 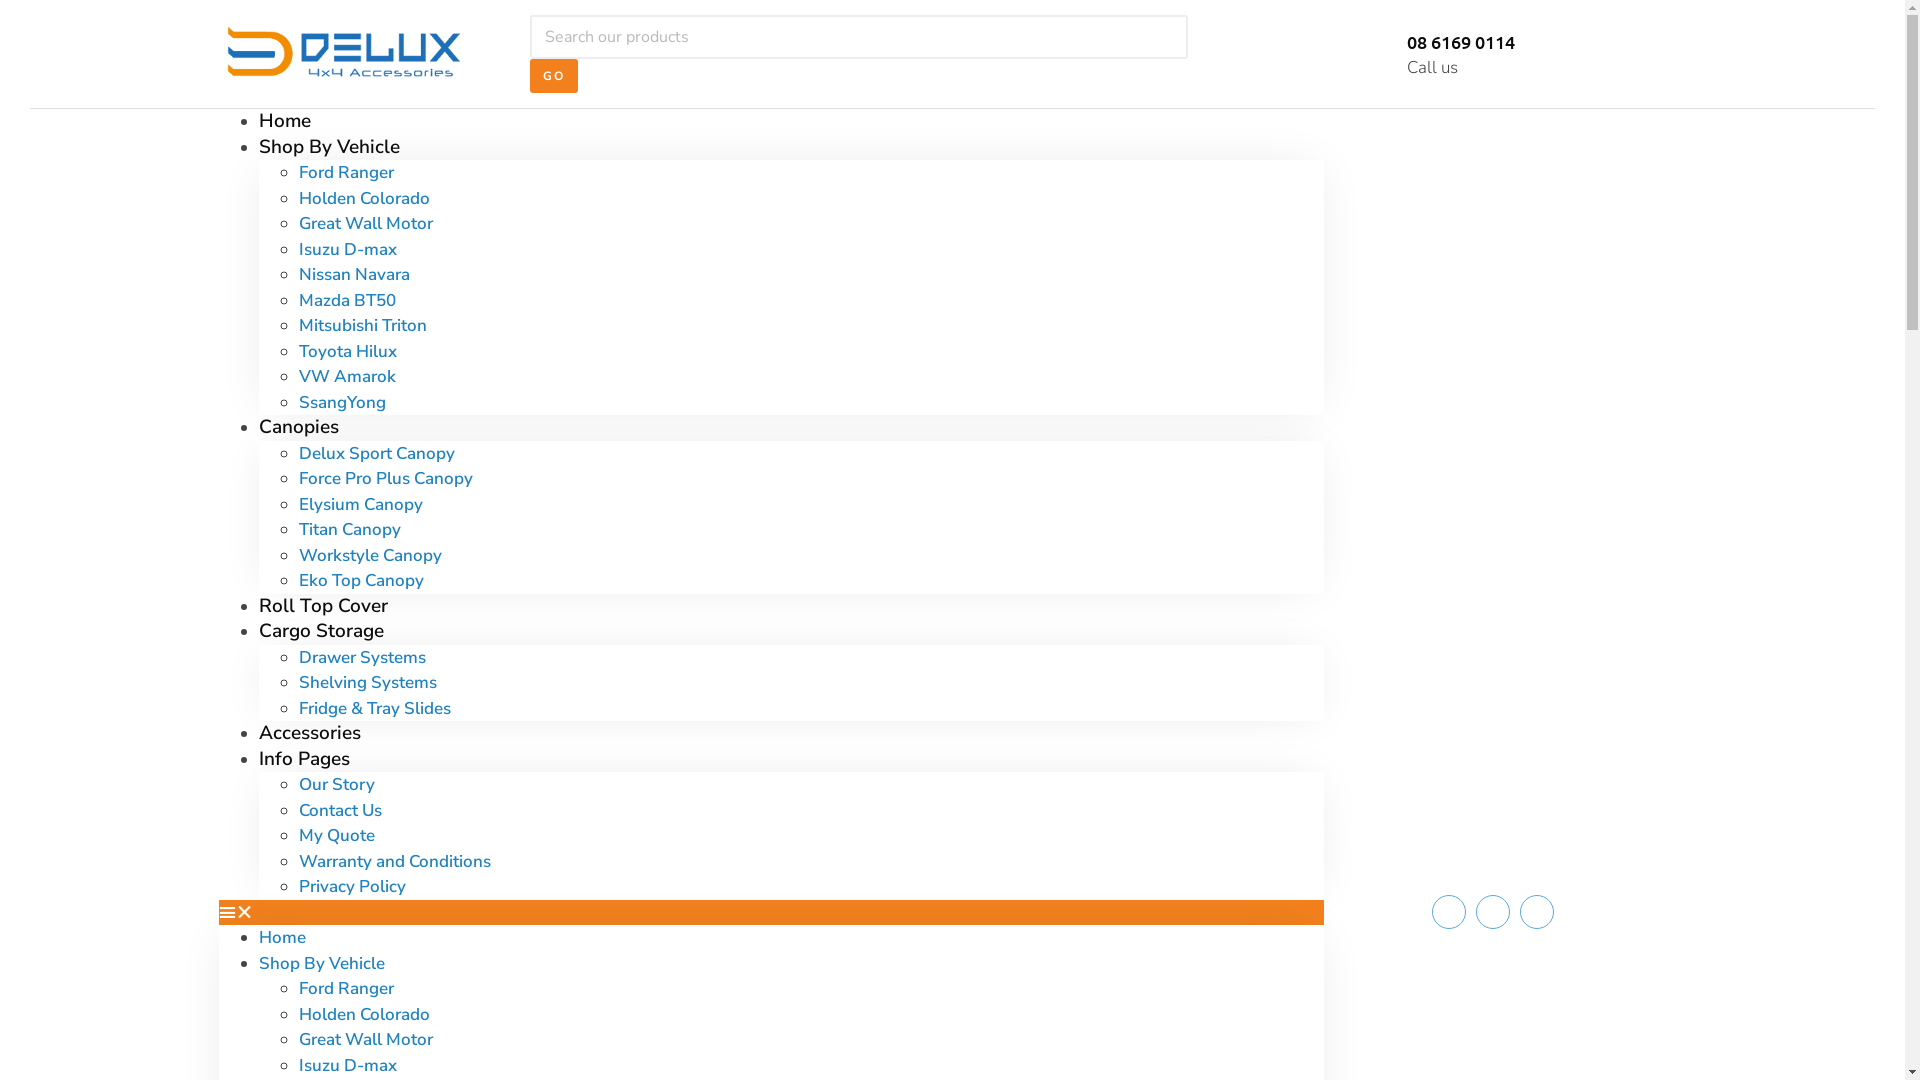 I want to click on 'Force Pro Plus Canopy', so click(x=384, y=478).